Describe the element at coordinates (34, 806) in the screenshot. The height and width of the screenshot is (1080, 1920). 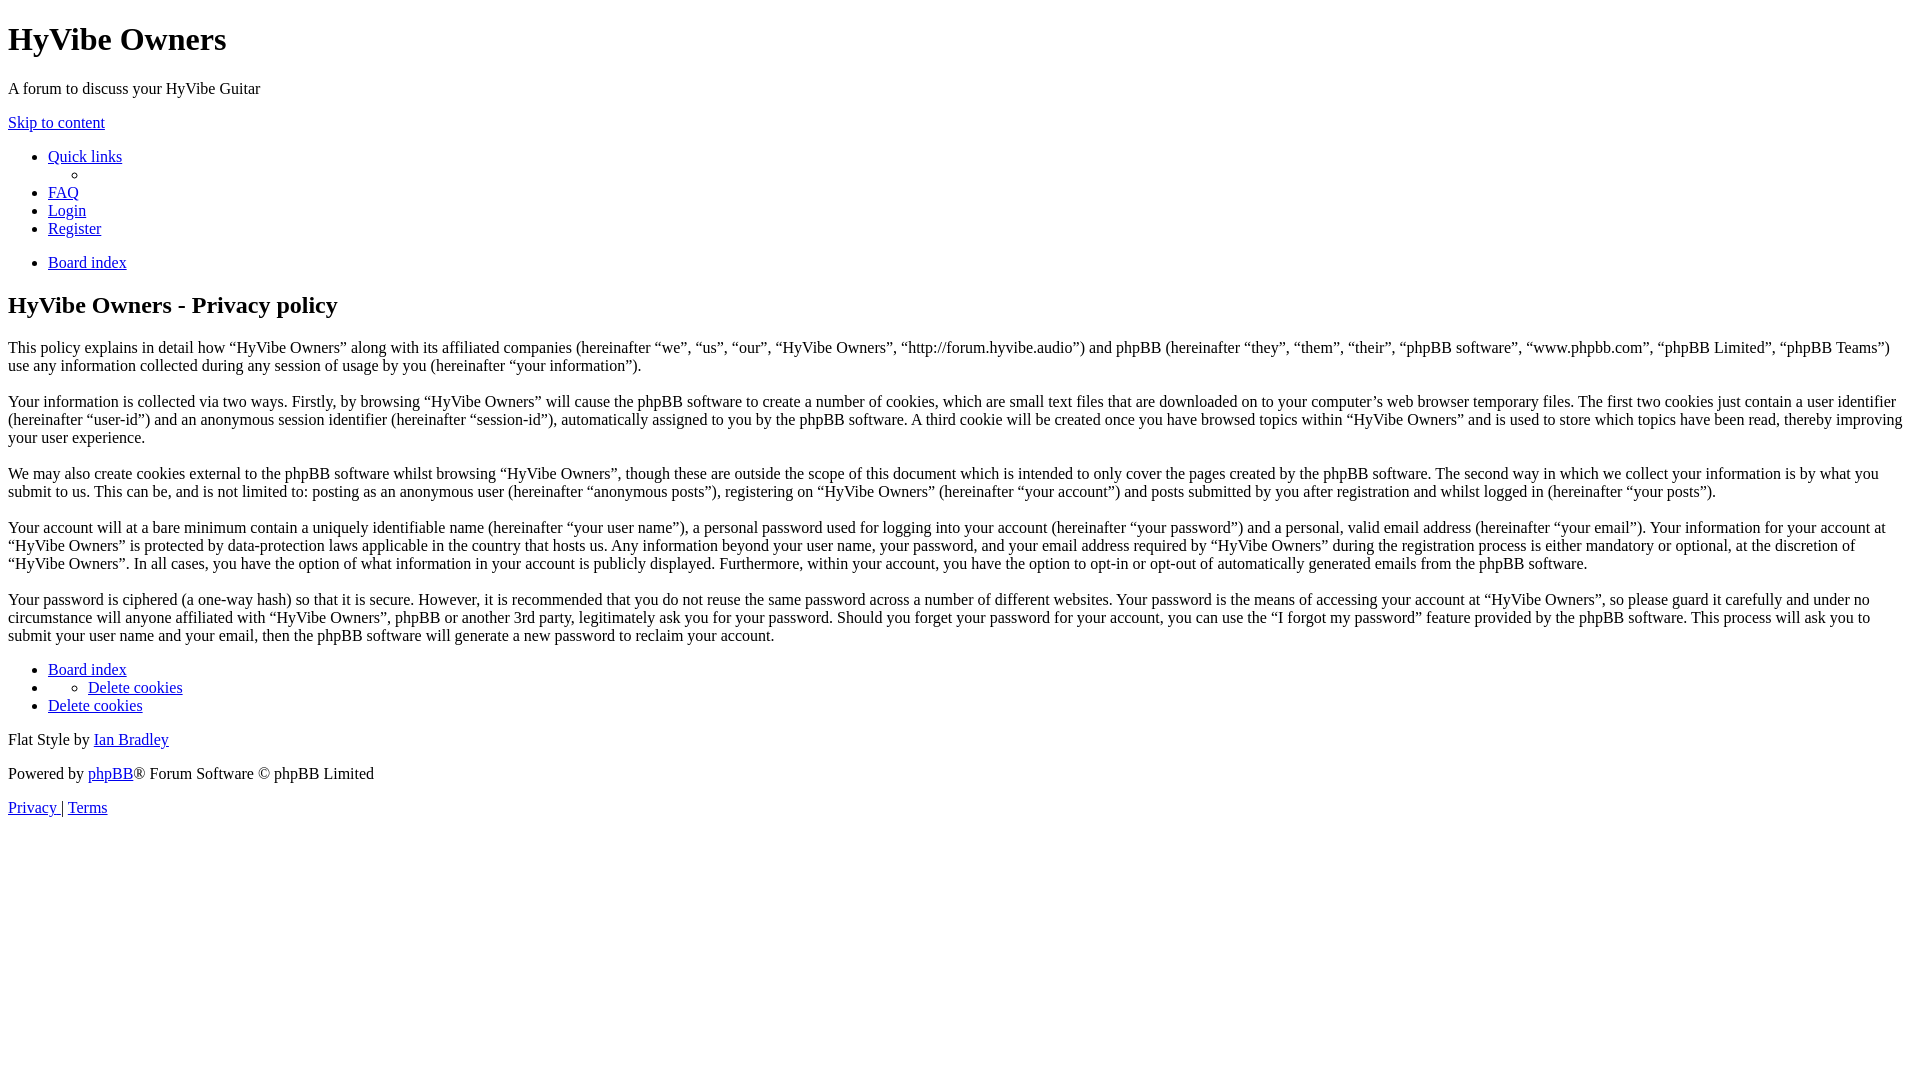
I see `'Privacy'` at that location.